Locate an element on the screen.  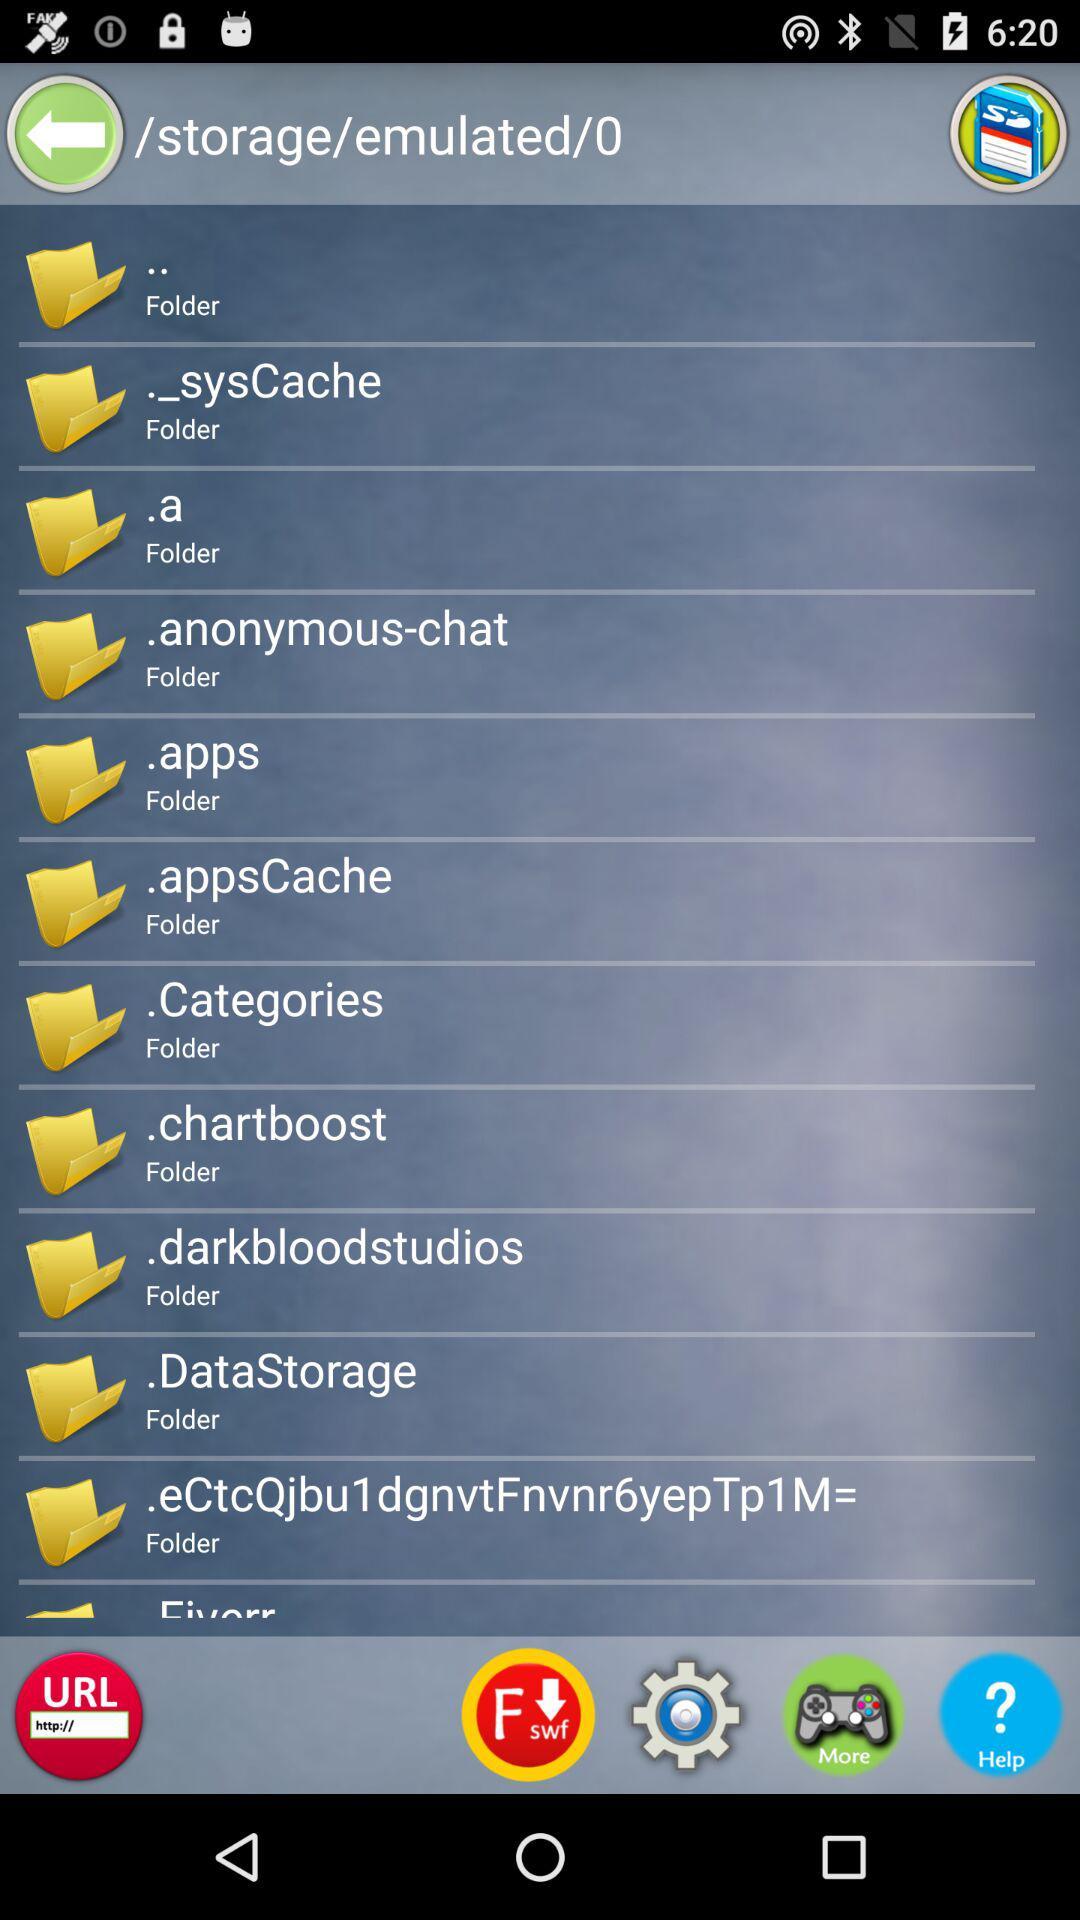
the .datastorage item is located at coordinates (281, 1368).